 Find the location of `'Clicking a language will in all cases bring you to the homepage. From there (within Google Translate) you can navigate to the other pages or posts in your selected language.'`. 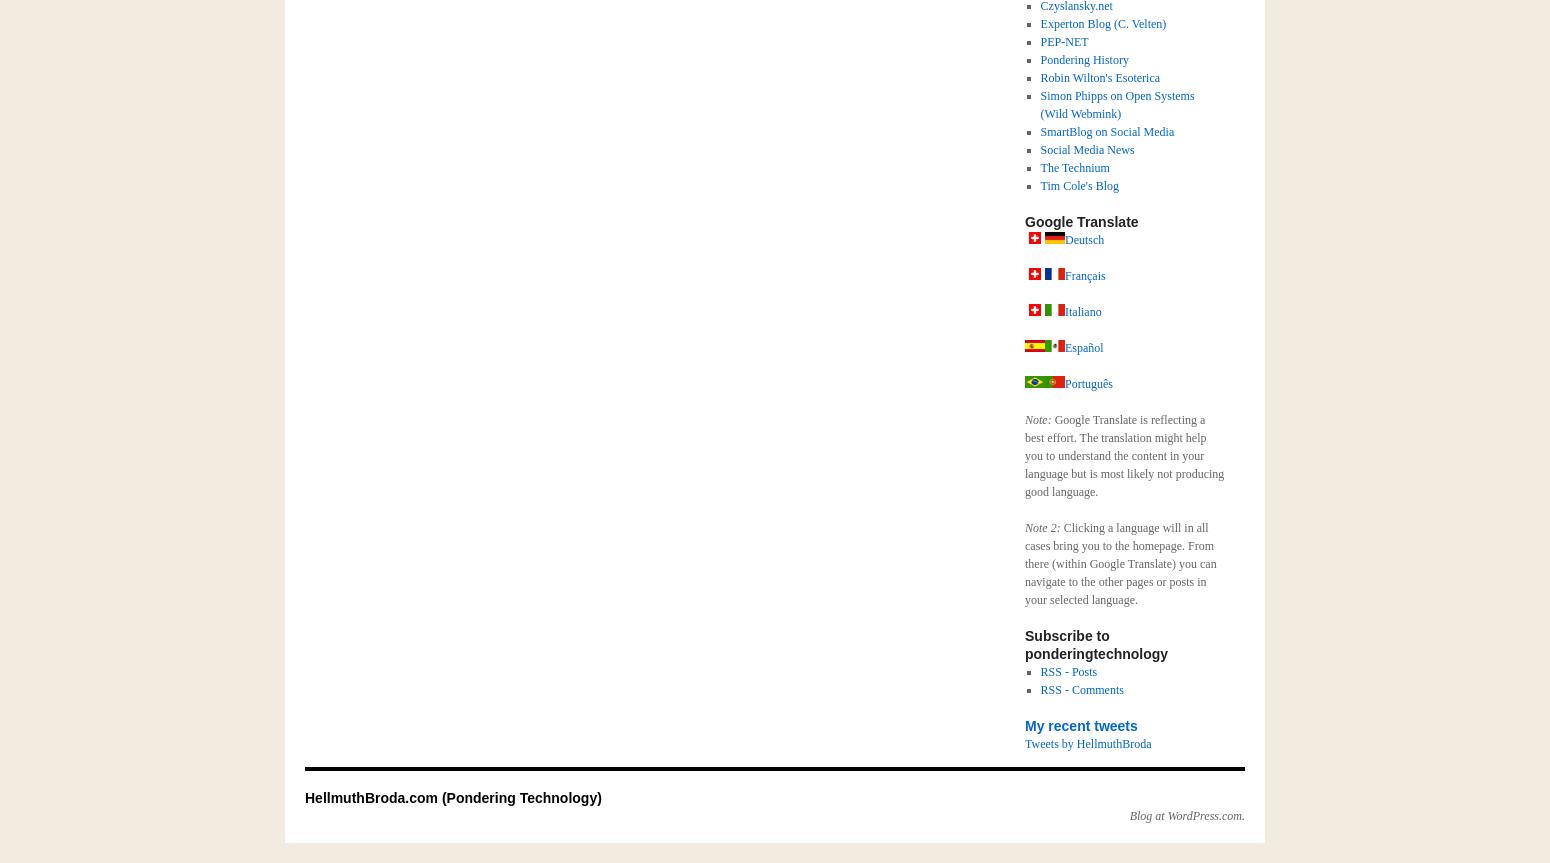

'Clicking a language will in all cases bring you to the homepage. From there (within Google Translate) you can navigate to the other pages or posts in your selected language.' is located at coordinates (1119, 563).